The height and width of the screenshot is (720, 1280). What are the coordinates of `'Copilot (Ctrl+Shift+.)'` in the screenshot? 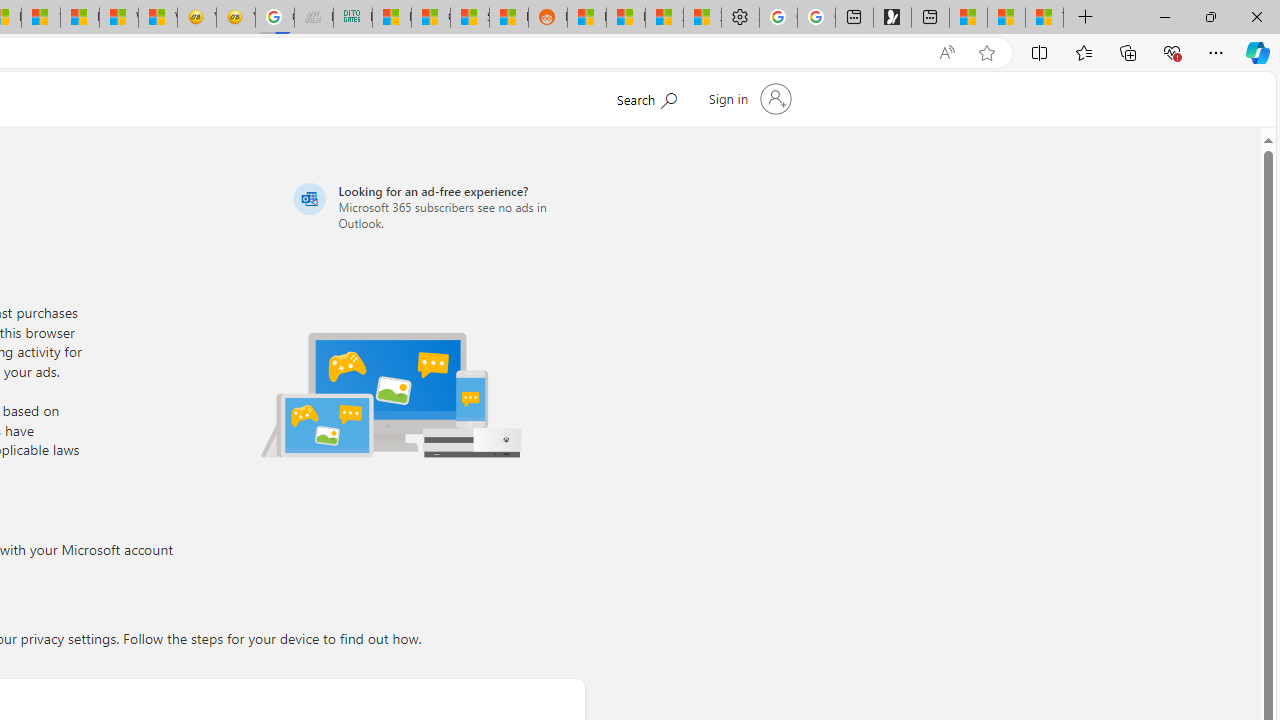 It's located at (1257, 51).